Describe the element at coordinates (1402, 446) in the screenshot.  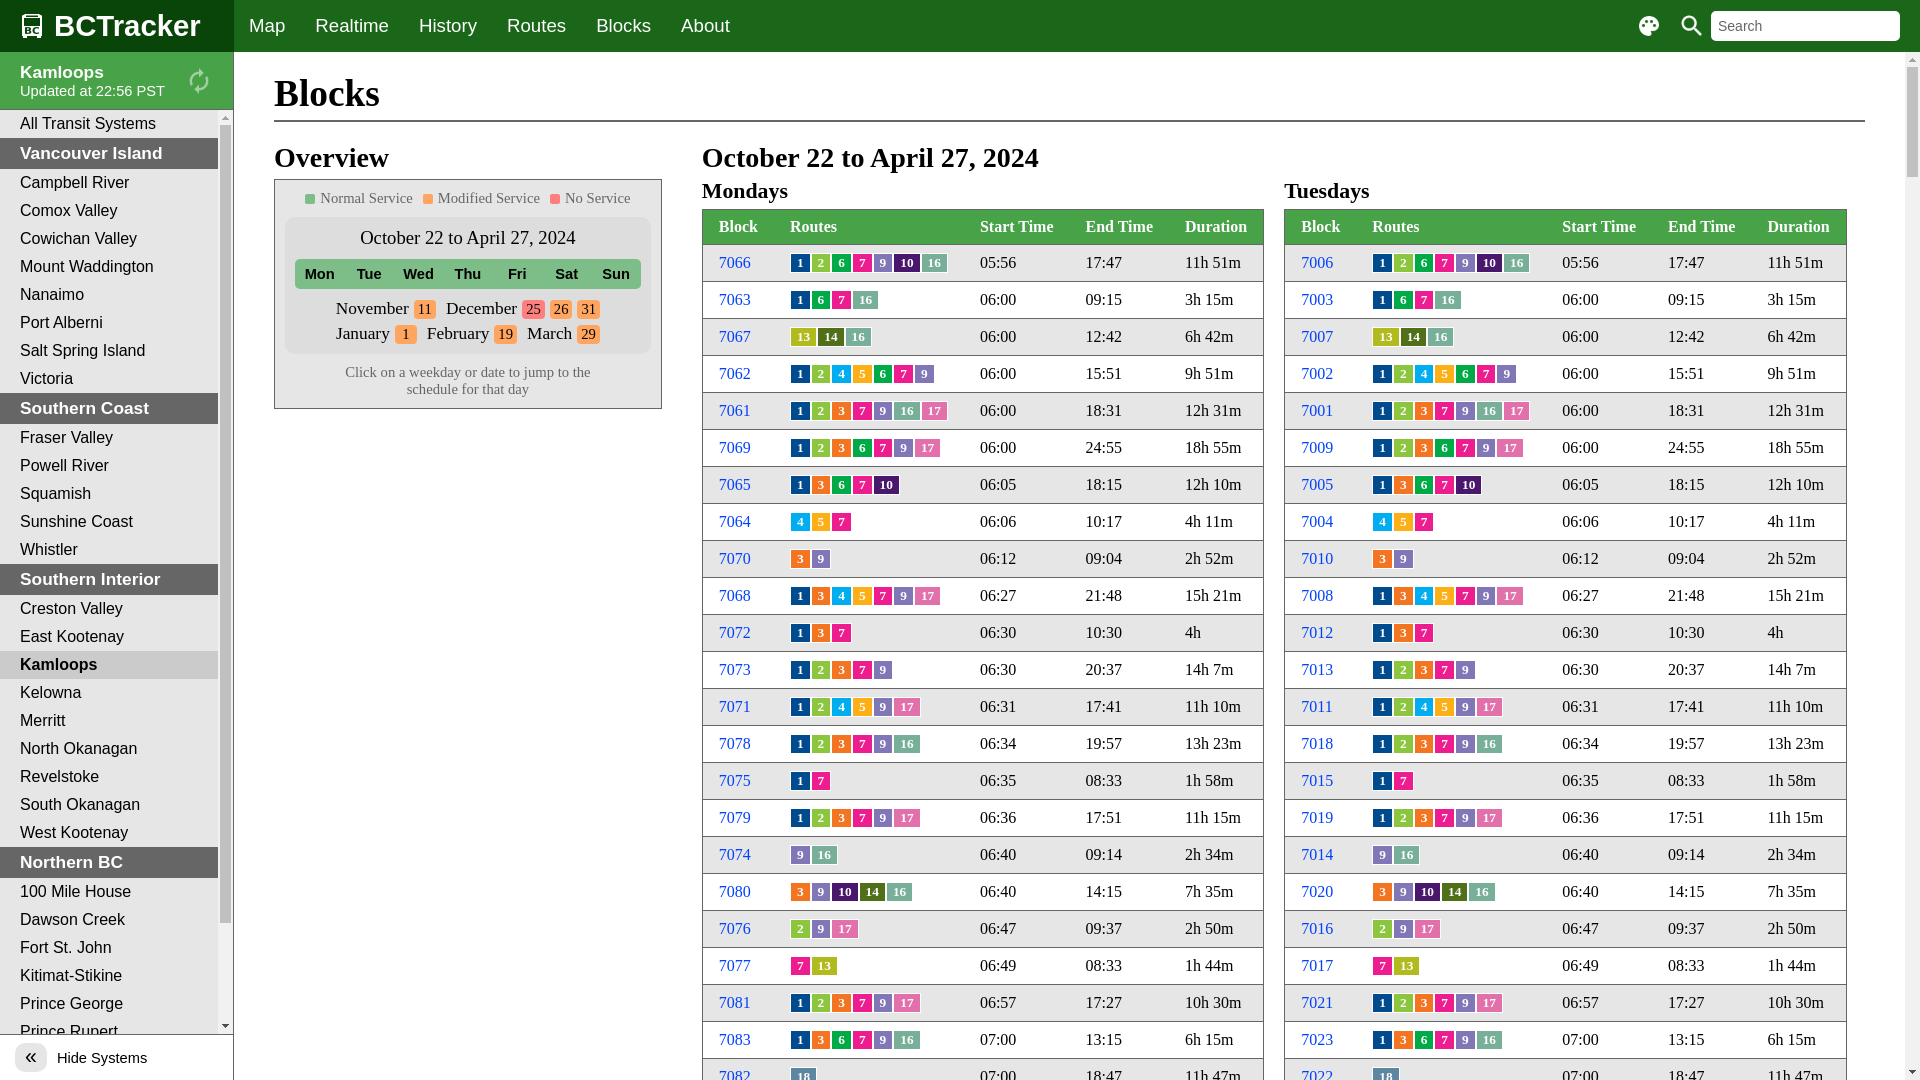
I see `'2'` at that location.